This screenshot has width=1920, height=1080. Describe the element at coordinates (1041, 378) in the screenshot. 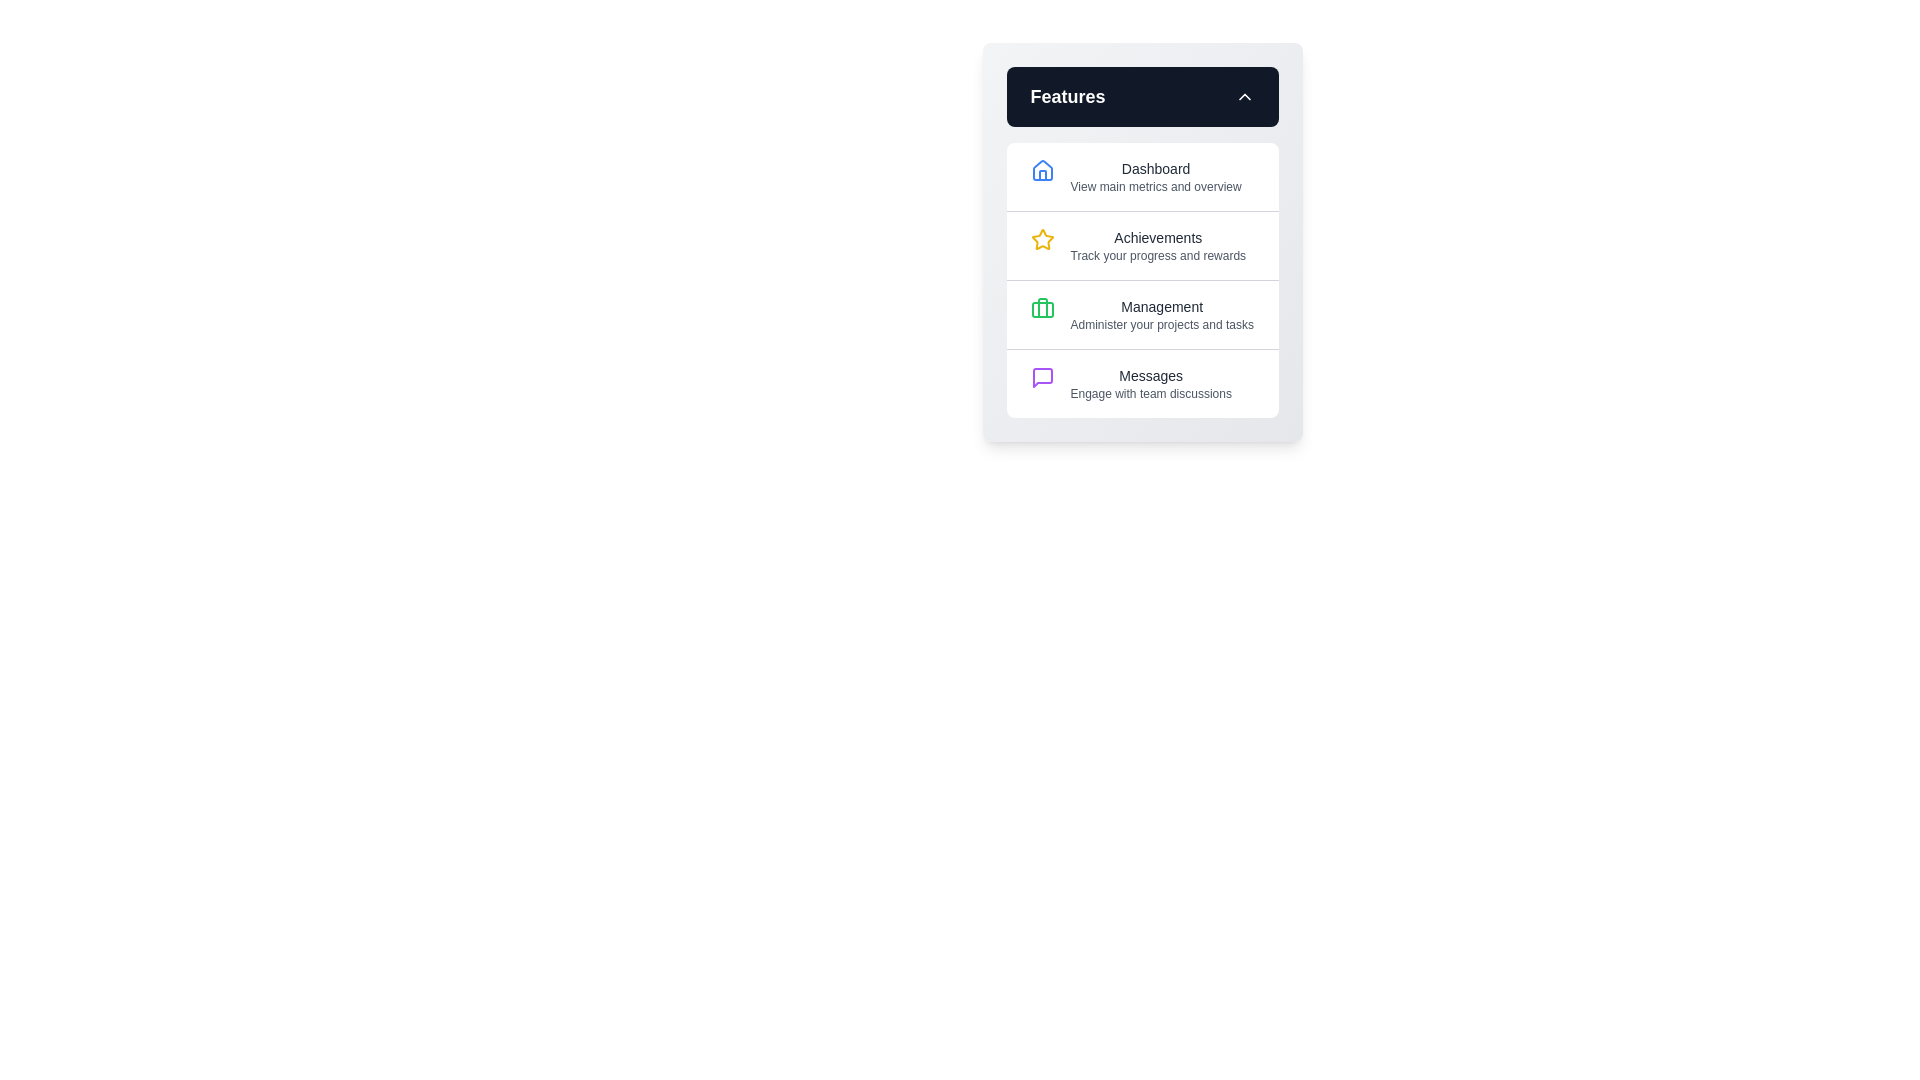

I see `the 'Messages' icon located to the left of the text 'Messages' in the 'Features' section of the navigation menu` at that location.